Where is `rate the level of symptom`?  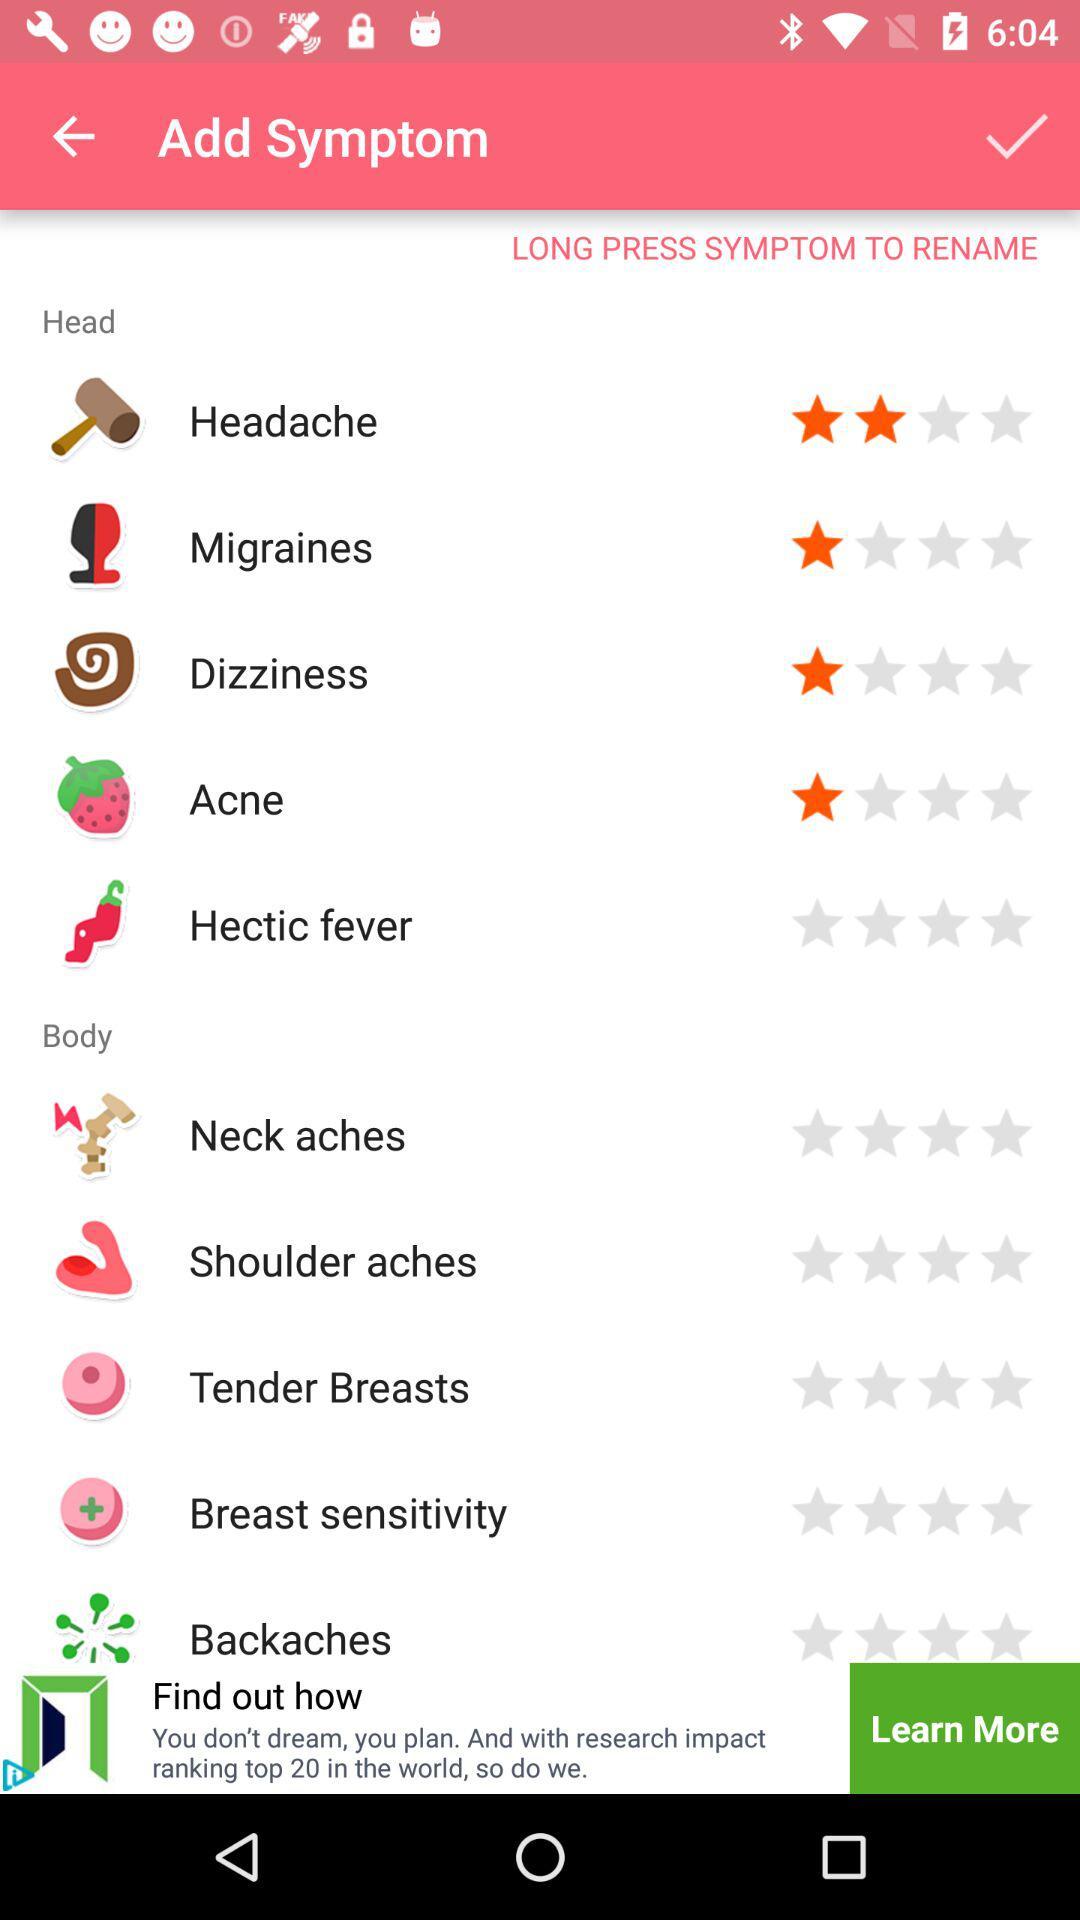
rate the level of symptom is located at coordinates (1006, 419).